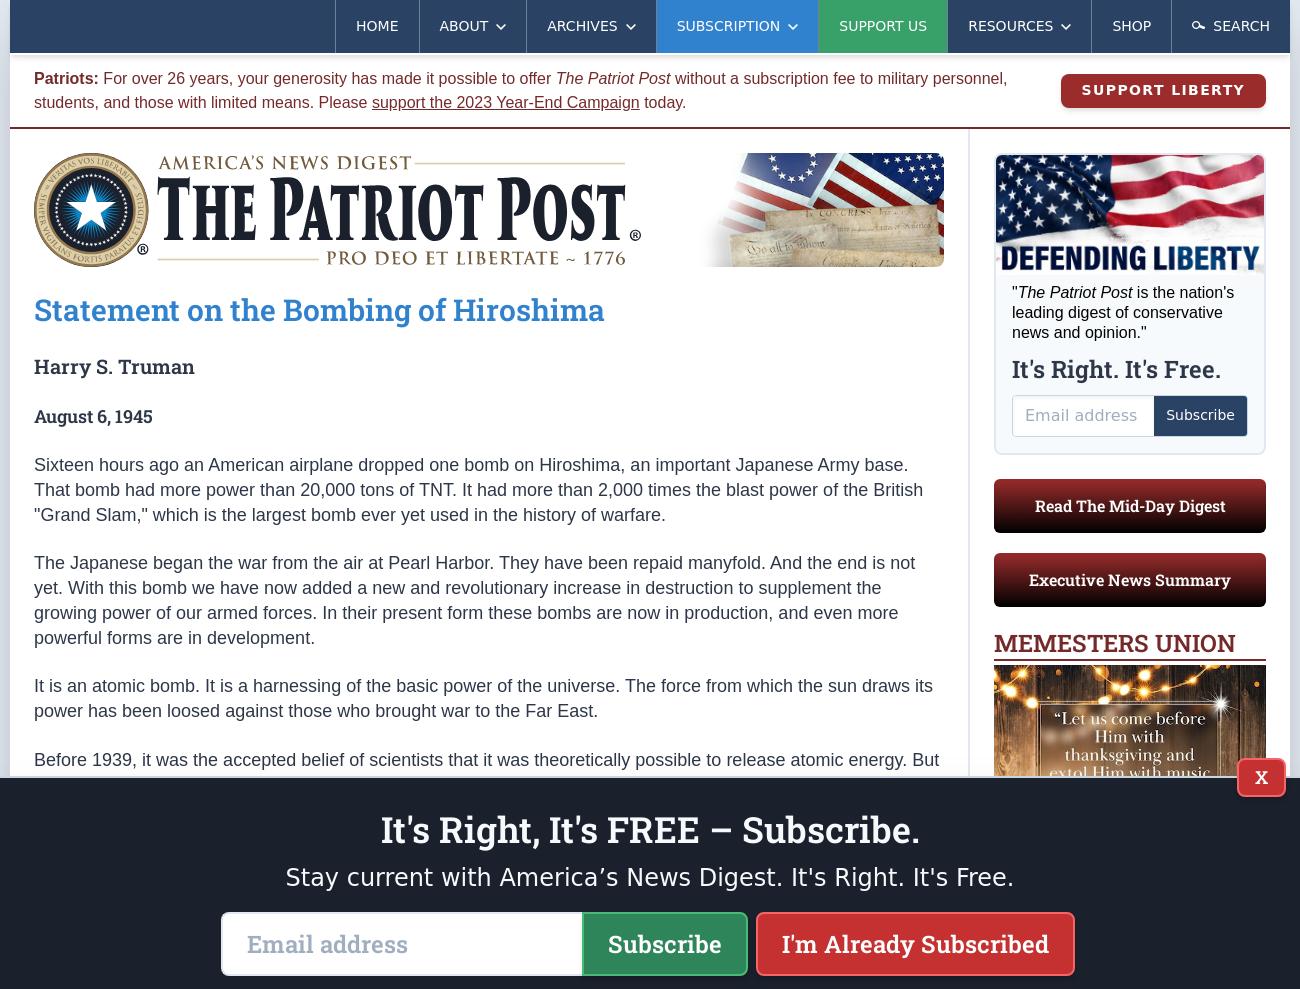 The image size is (1300, 989). What do you see at coordinates (485, 807) in the screenshot?
I see `'Before 1939, it was the accepted belief of scientists that it was theoretically possible to release atomic energy. But no one knew any practical method of doing it. By 1942, however, we knew that the Germans were working feverishly to find a way to add atomic energy to the other engines of war with which they hoped to enslave the world. But they failed. We may be grateful to Providence that the Germans got the V-1's and V-2's late and in limited quantities and even more grateful that they did not get the atomic bomb at all.'` at bounding box center [485, 807].